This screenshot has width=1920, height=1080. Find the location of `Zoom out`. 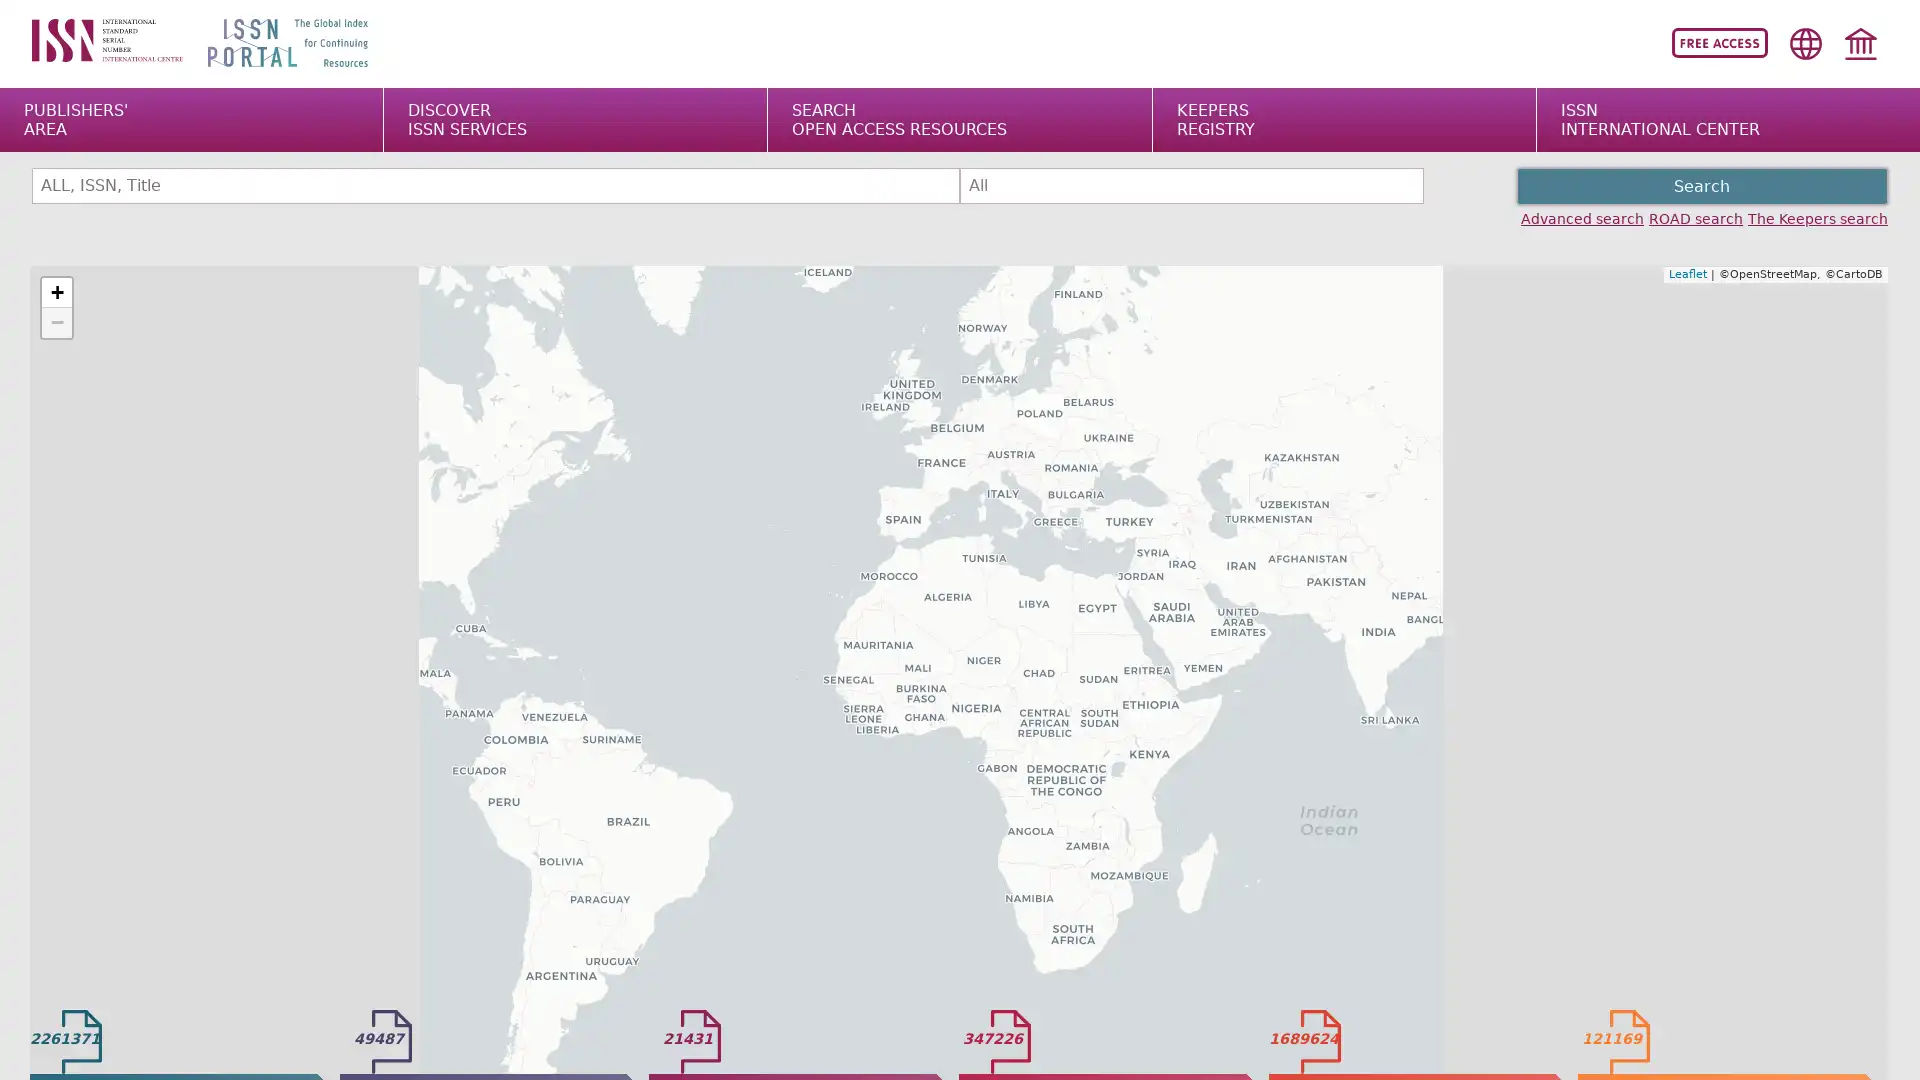

Zoom out is located at coordinates (57, 322).